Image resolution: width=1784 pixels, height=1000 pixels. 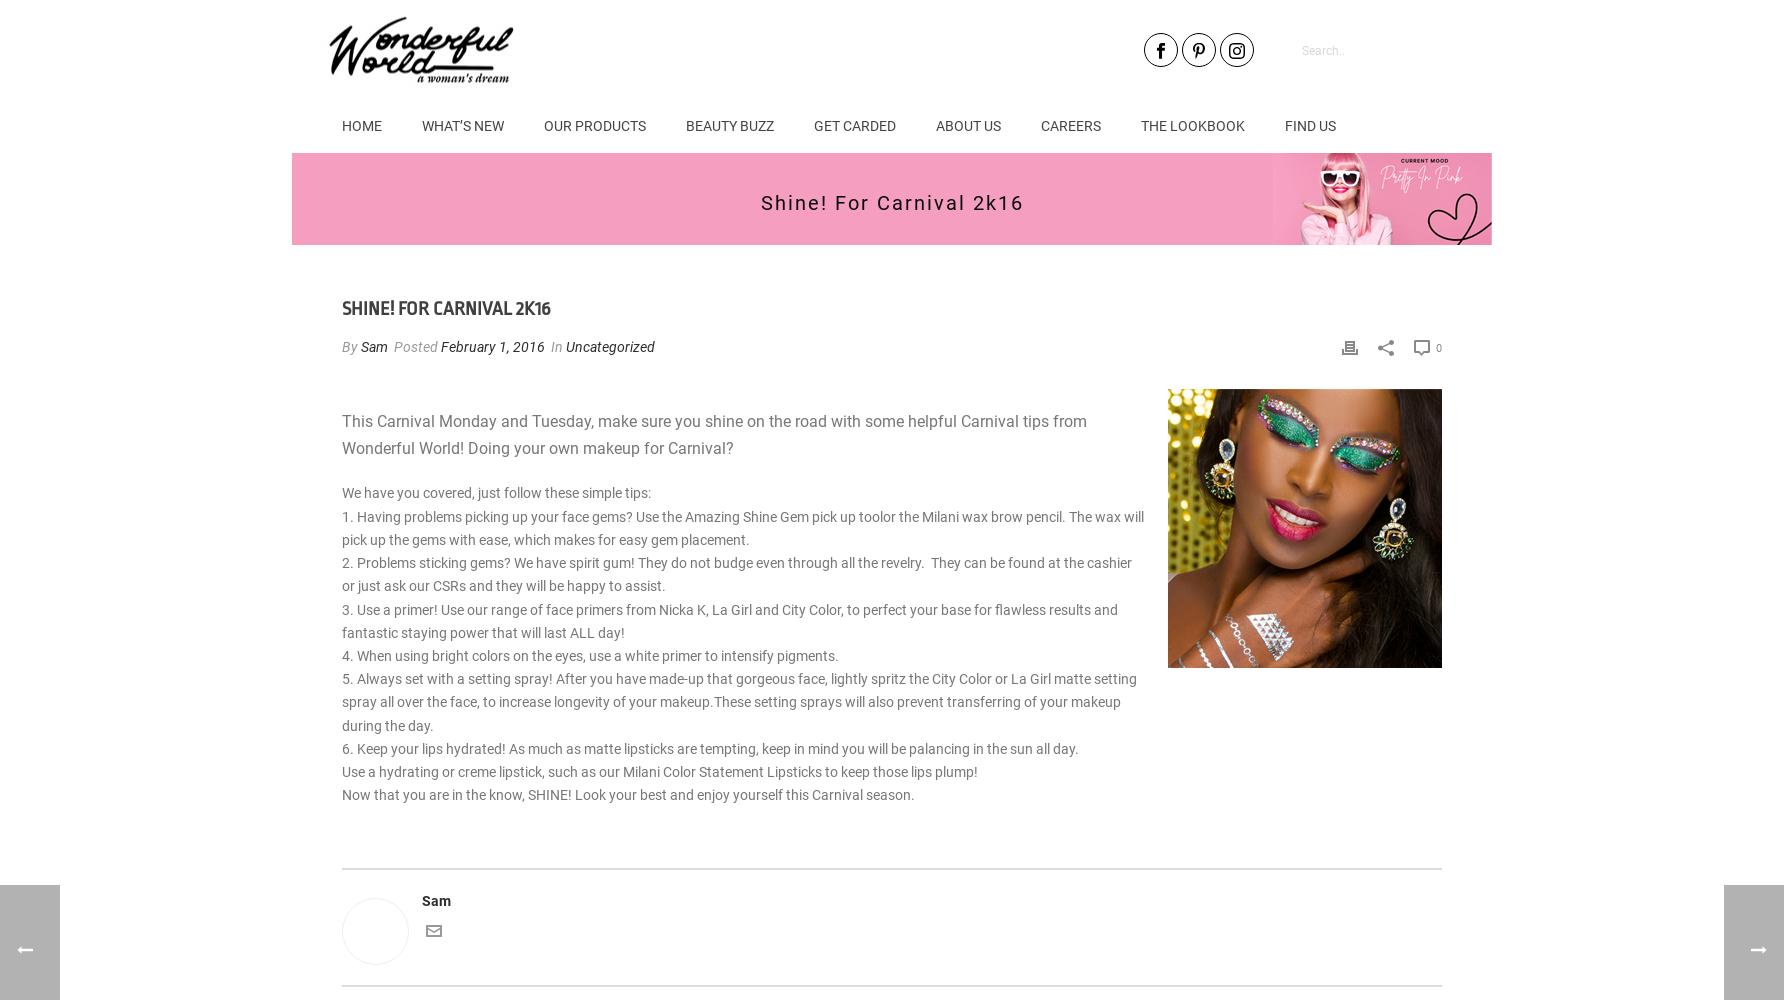 I want to click on '3. Use a primer! Use our range of face primers from Nicka K, La Girl and City Color, to perfect your base for flawless results and fantastic staying power that will last ALL day!', so click(x=730, y=619).